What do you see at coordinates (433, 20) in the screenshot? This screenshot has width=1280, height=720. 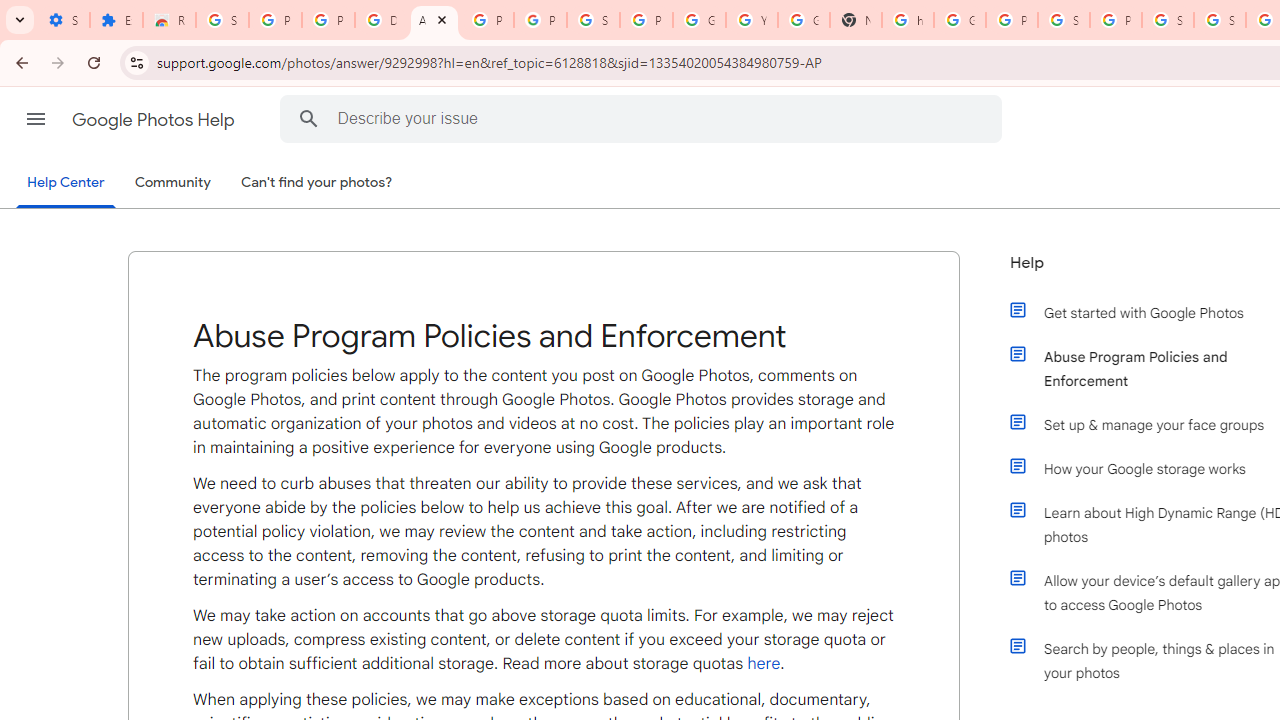 I see `'Abuse Program Policies and Enforcement - Google Photos Help'` at bounding box center [433, 20].